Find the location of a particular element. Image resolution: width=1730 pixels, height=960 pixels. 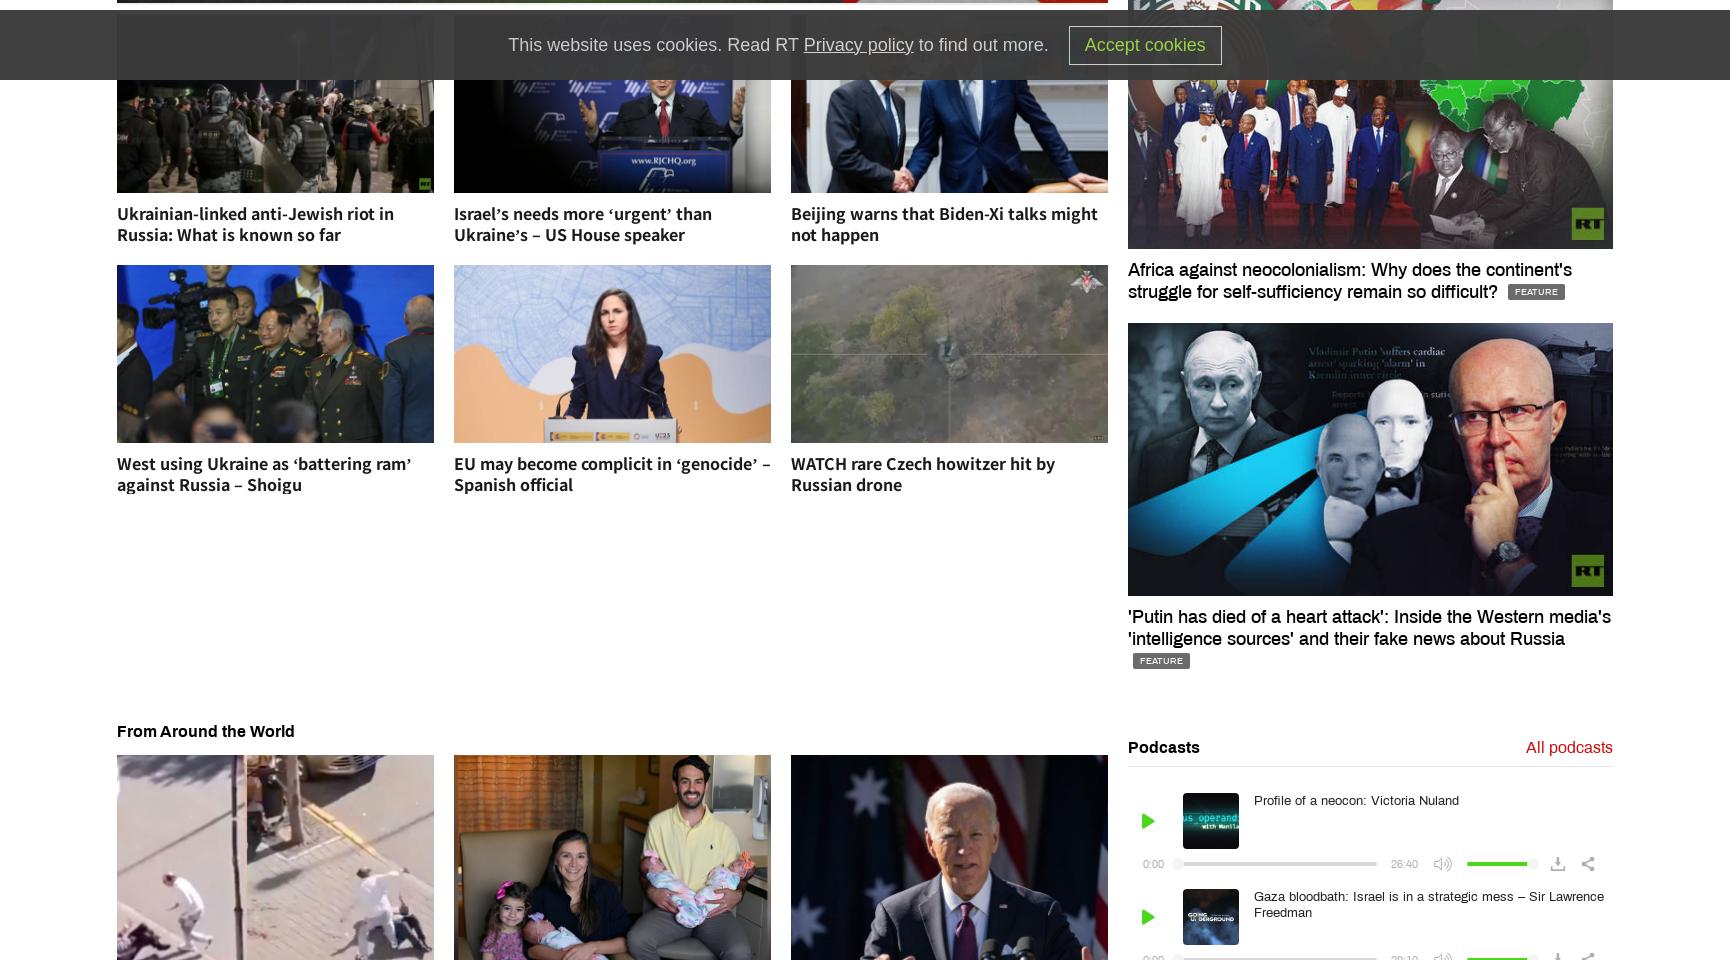

'Profile of a neocon: Victoria Nuland' is located at coordinates (1253, 799).